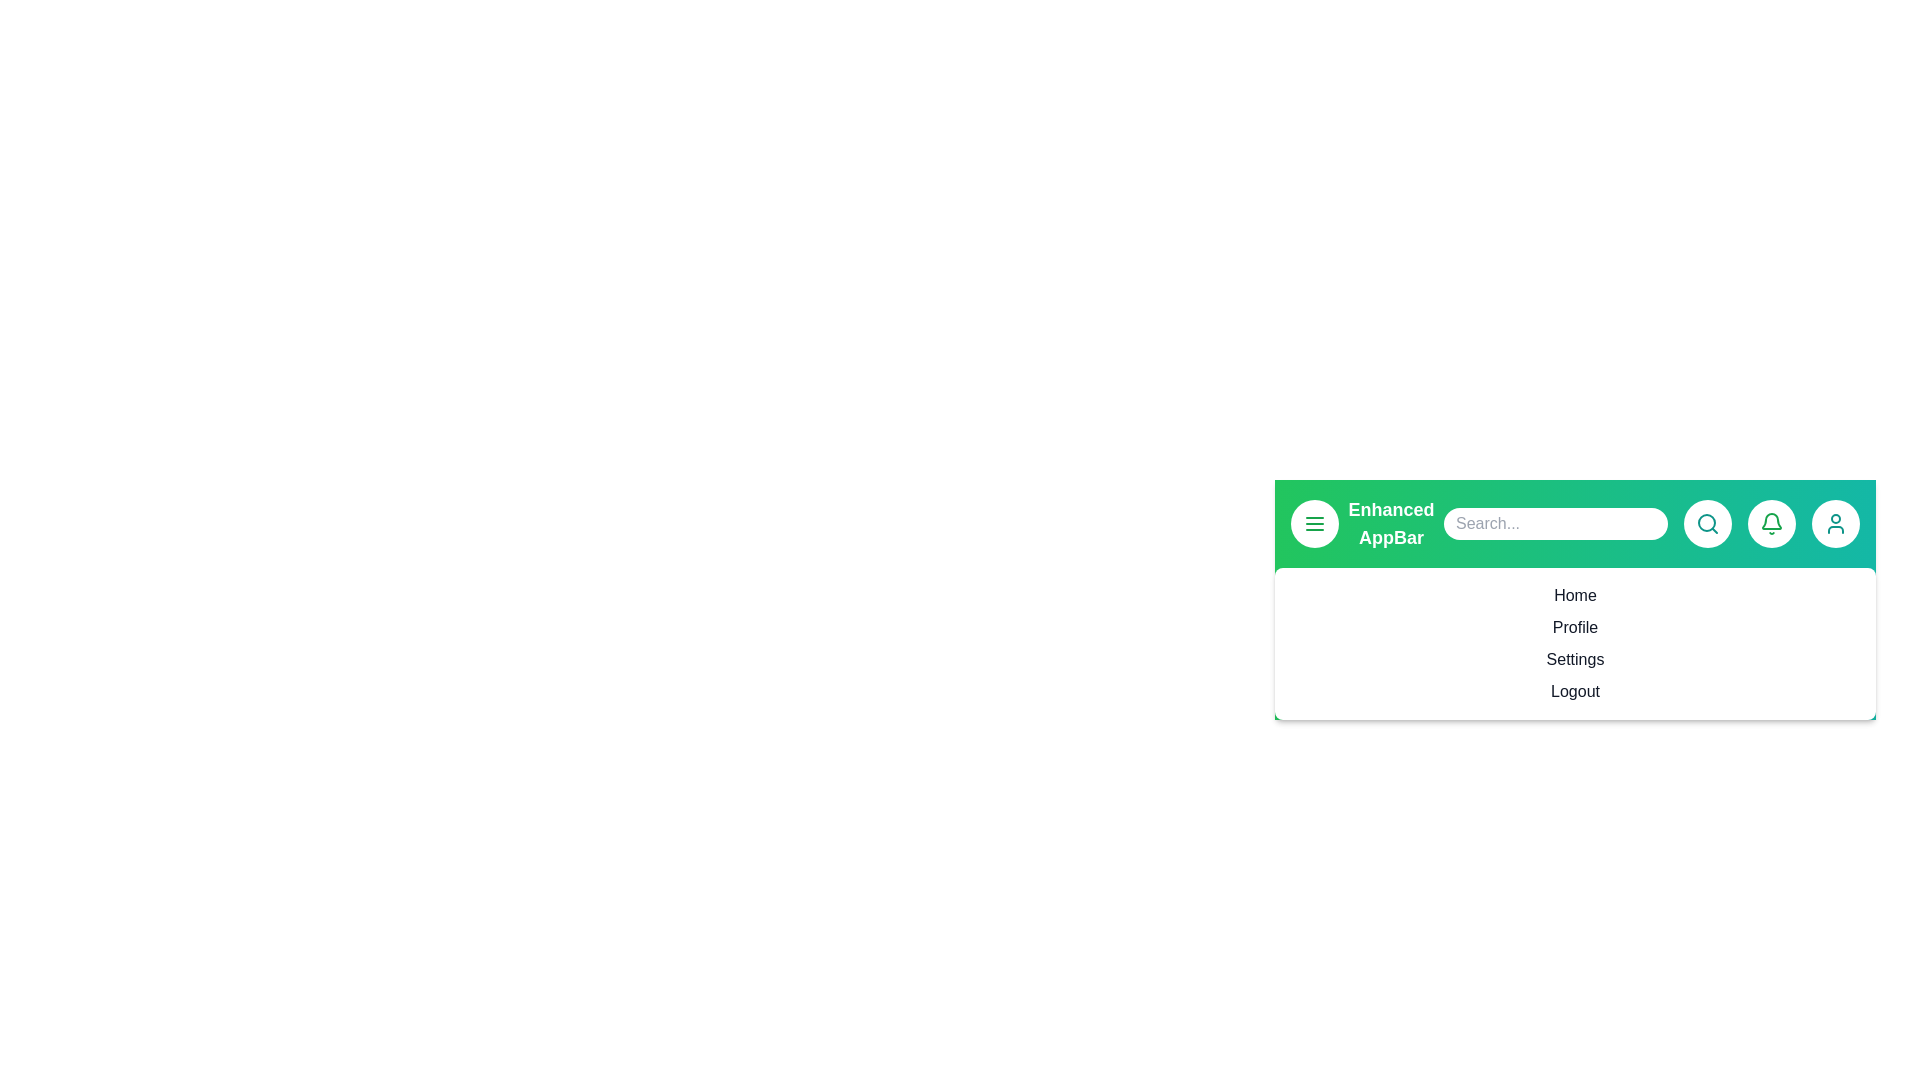 The height and width of the screenshot is (1080, 1920). What do you see at coordinates (1574, 659) in the screenshot?
I see `the menu item Settings from the EnhancedAppBar` at bounding box center [1574, 659].